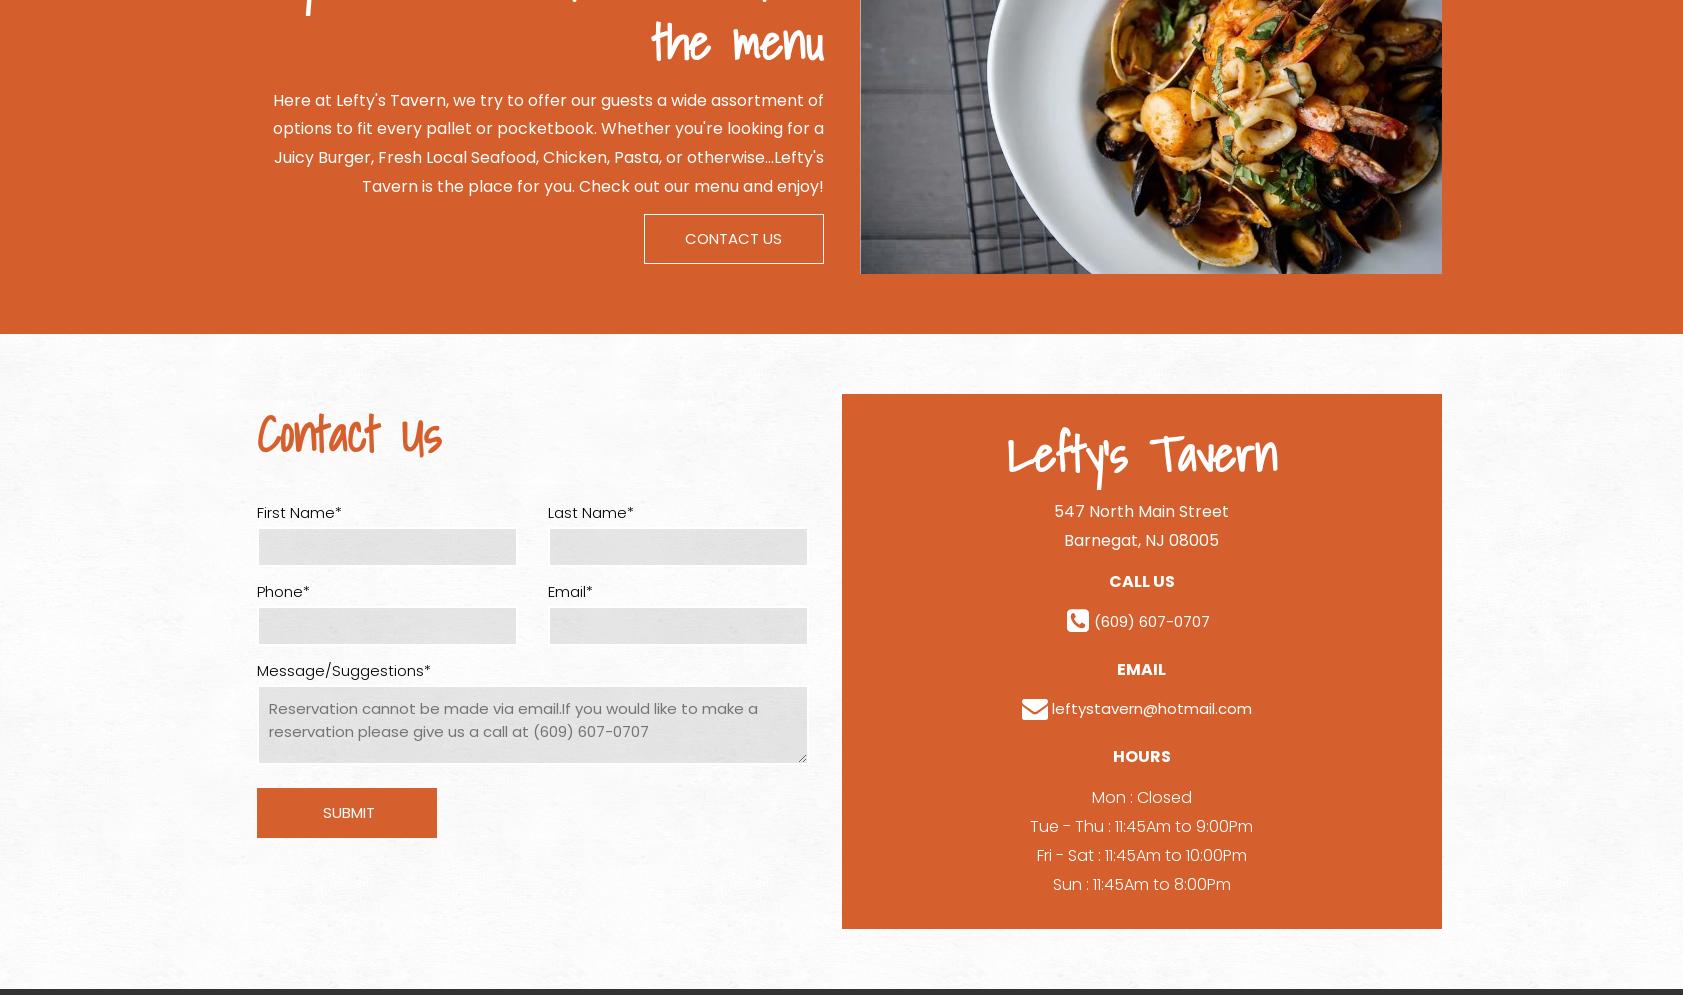  What do you see at coordinates (270, 141) in the screenshot?
I see `'Here at Lefty's Tavern, we try to offer our guests a wide assortment of options to fit every pallet or pocketbook. Whether you're looking for a Juicy Burger, Fresh Local Seafood, Chicken, Pasta, or otherwise...Lefty's Tavern is the place for you. Check out our menu and enjoy!'` at bounding box center [270, 141].